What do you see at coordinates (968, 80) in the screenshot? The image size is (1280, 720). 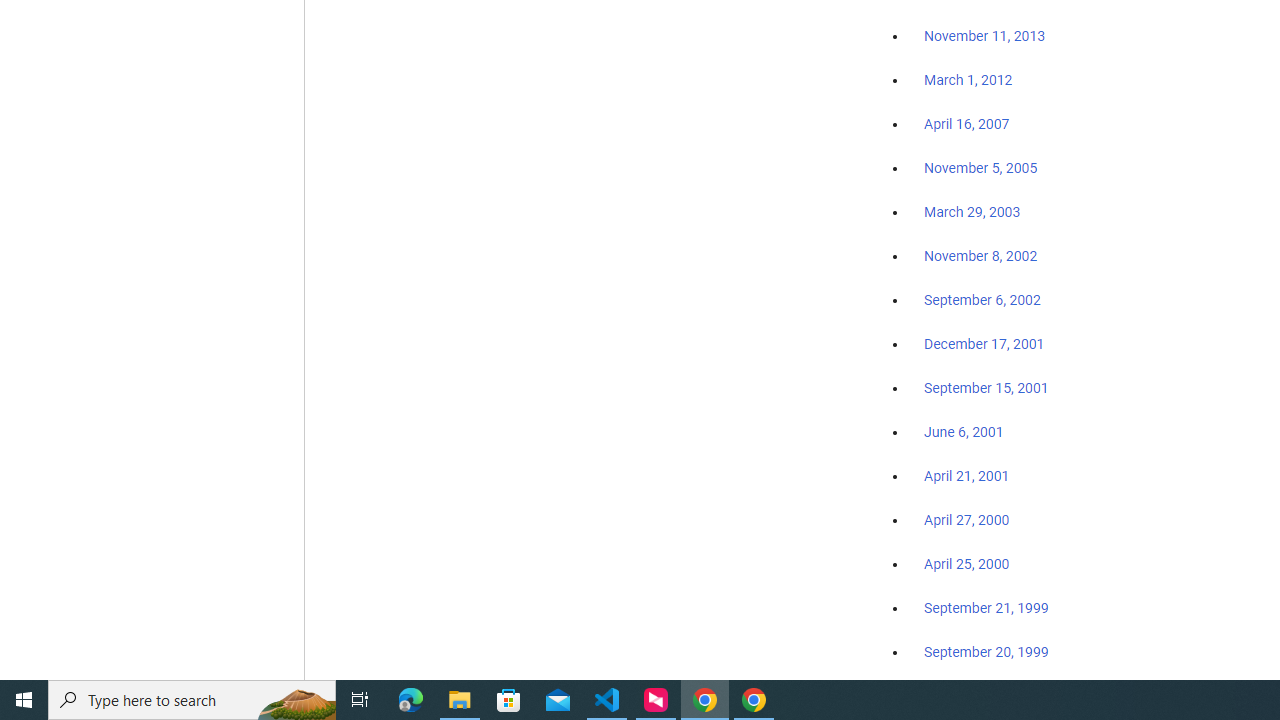 I see `'March 1, 2012'` at bounding box center [968, 80].